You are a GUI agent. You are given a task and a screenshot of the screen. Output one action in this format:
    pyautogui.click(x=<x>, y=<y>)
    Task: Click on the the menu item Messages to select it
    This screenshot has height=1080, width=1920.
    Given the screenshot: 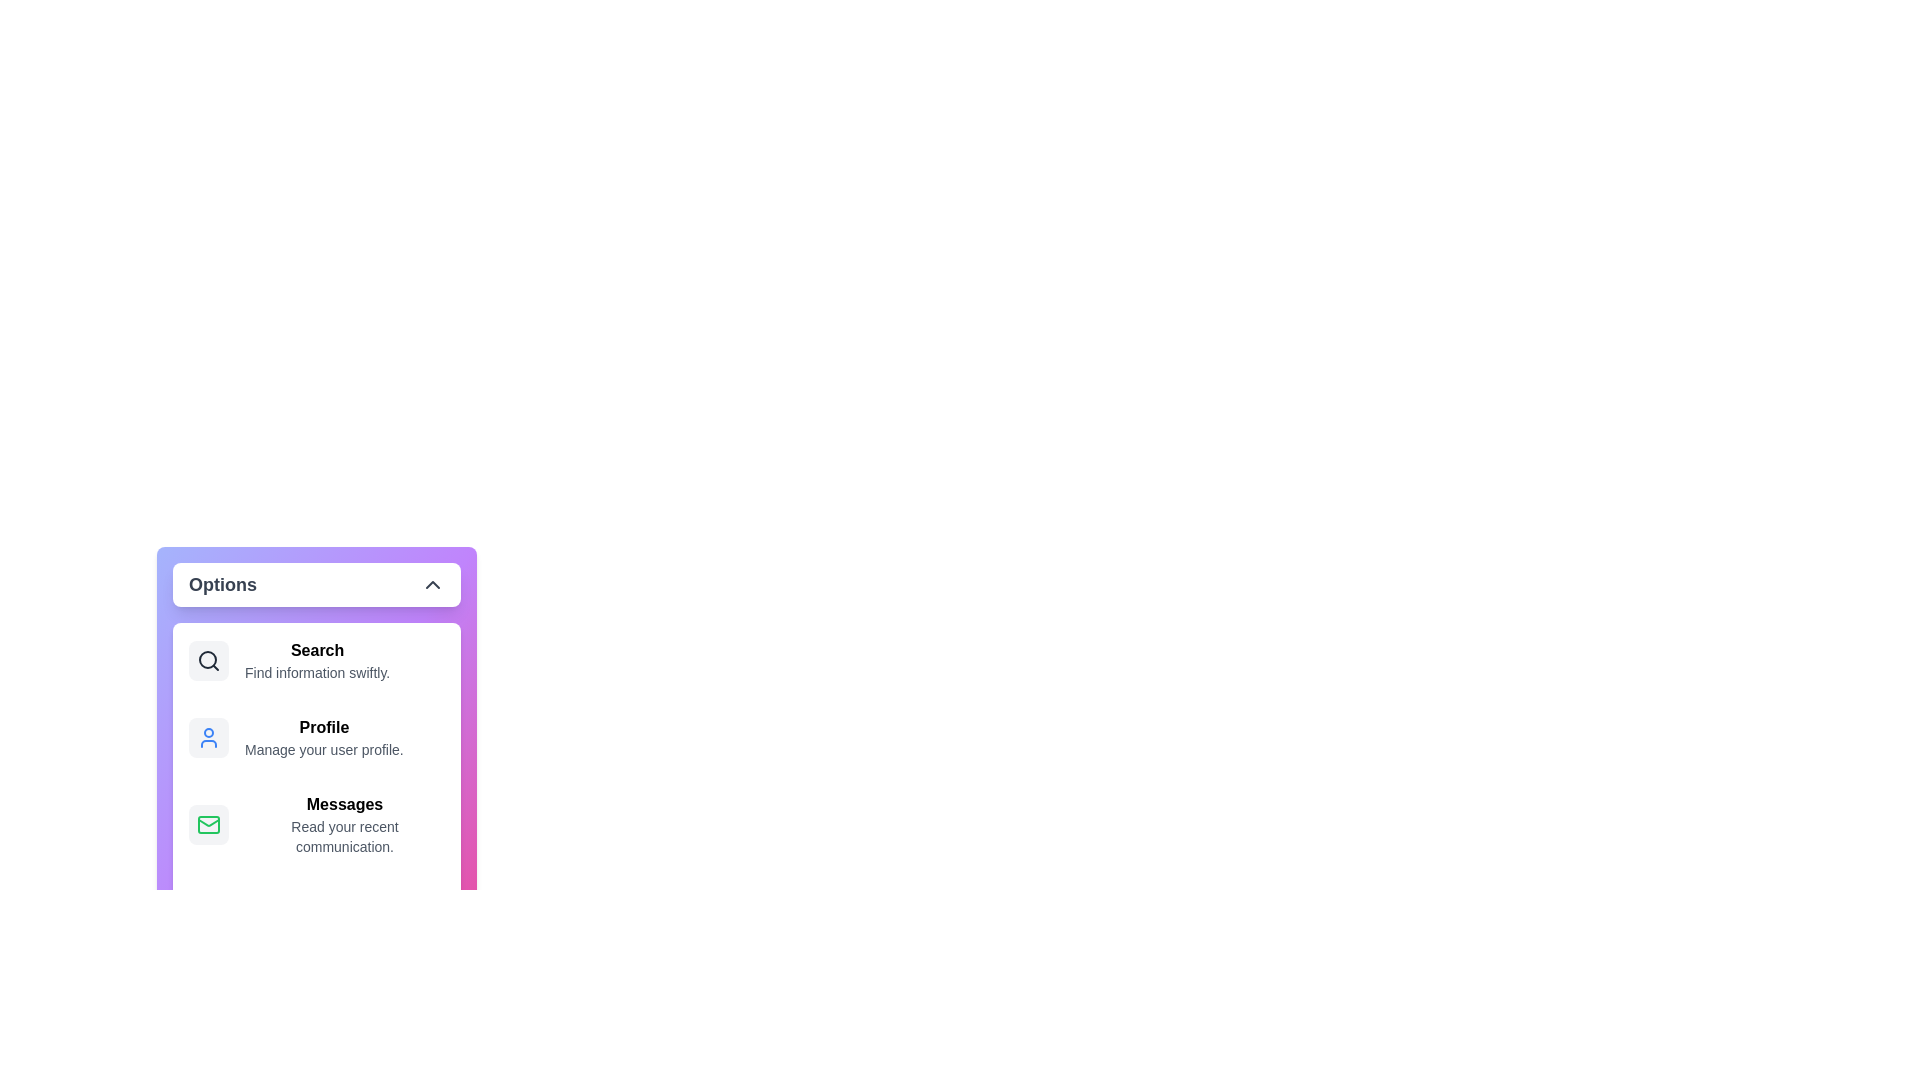 What is the action you would take?
    pyautogui.click(x=315, y=824)
    